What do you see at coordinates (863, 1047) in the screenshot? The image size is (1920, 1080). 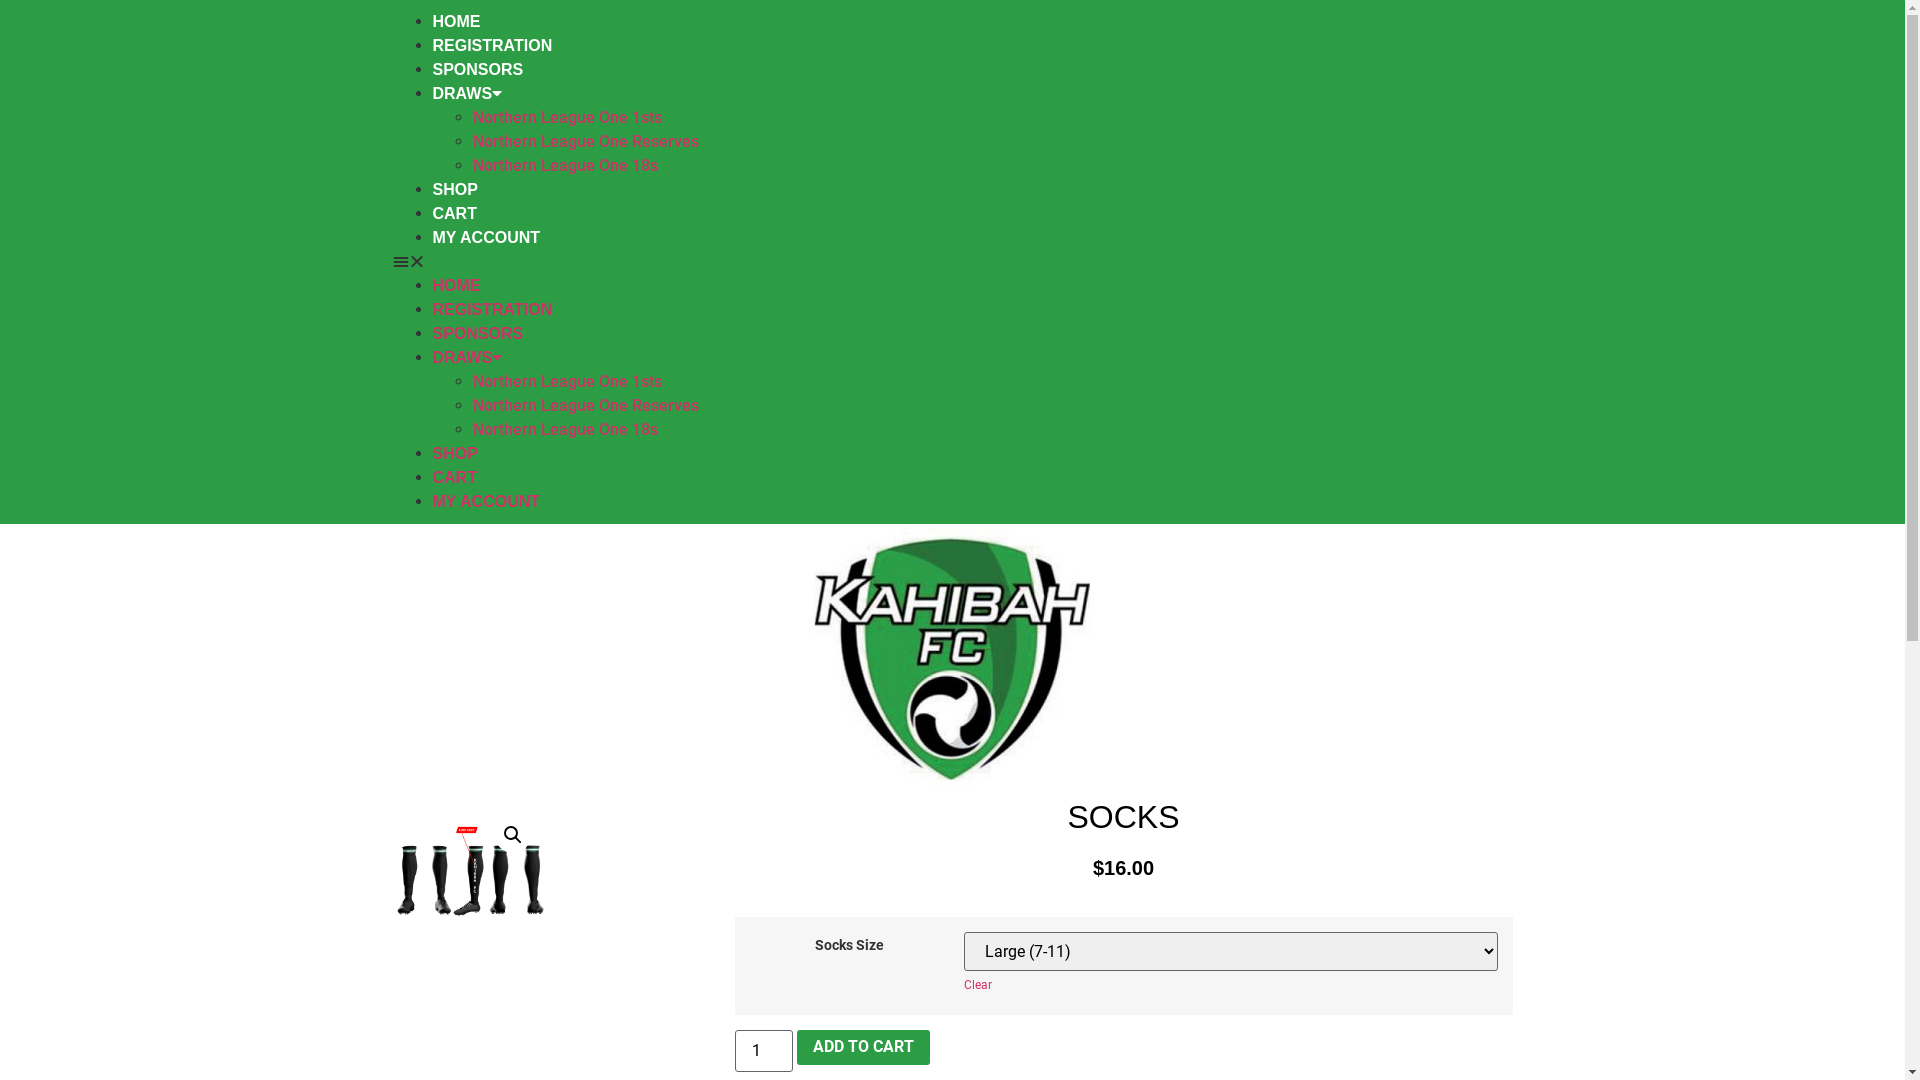 I see `'ADD TO CART'` at bounding box center [863, 1047].